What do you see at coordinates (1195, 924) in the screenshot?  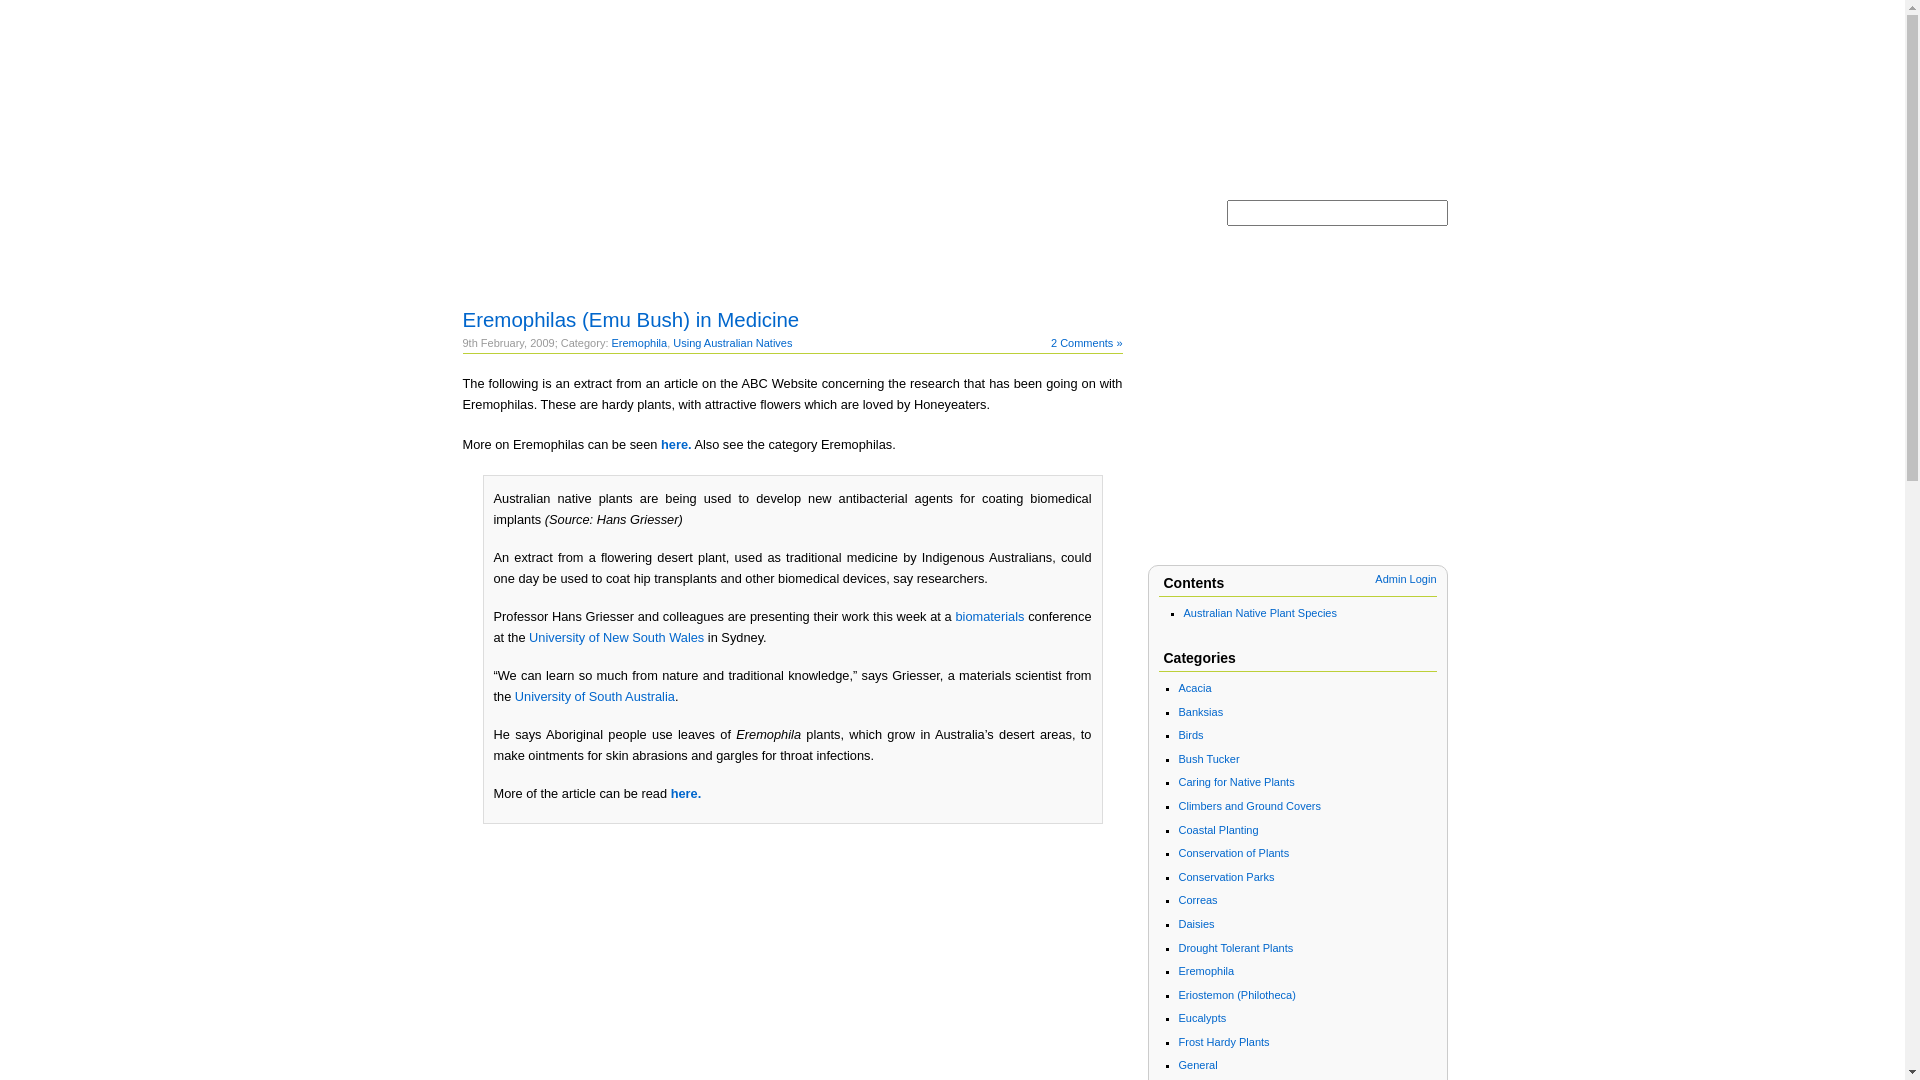 I see `'Daisies'` at bounding box center [1195, 924].